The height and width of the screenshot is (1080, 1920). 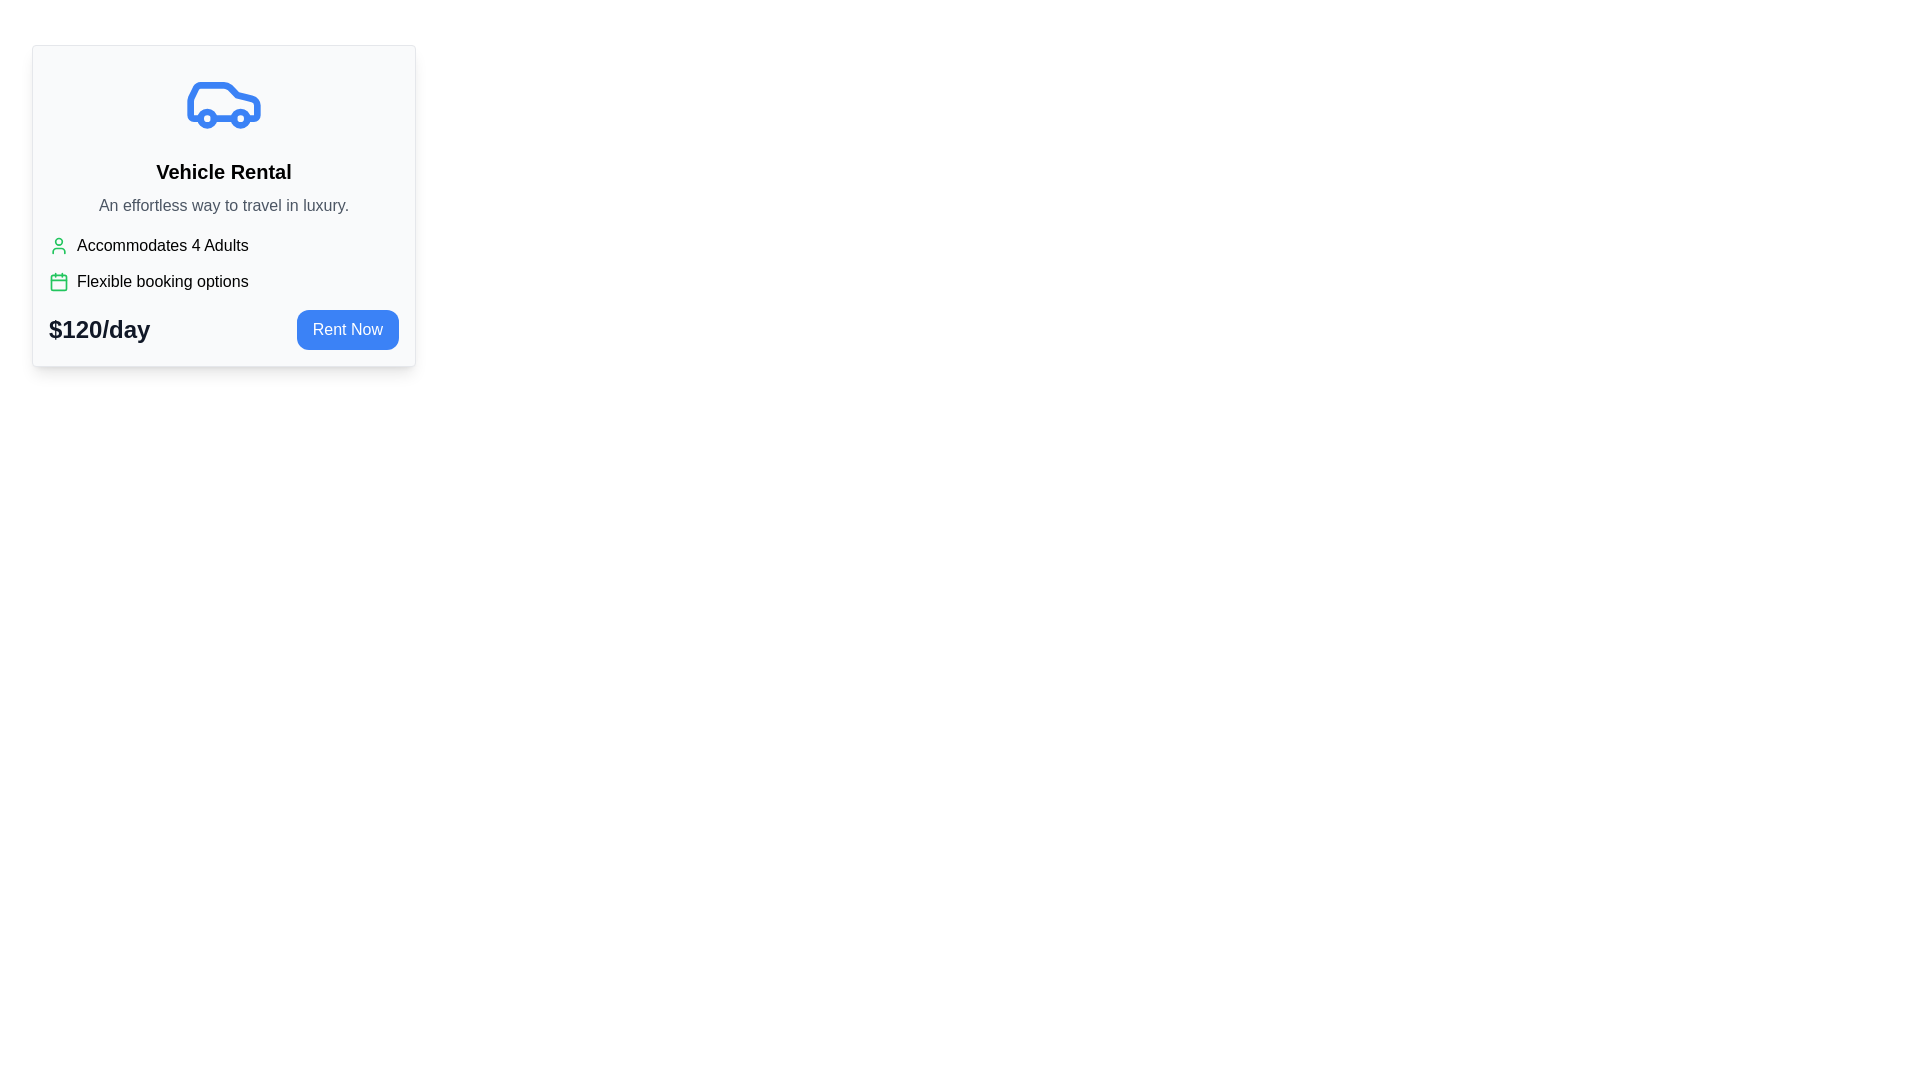 What do you see at coordinates (240, 118) in the screenshot?
I see `Decorative SVG Circle that visually represents the rear-right wheel of the car icon, located at the bottom-right of the blue car icon in the card interface promoting vehicle rental services` at bounding box center [240, 118].